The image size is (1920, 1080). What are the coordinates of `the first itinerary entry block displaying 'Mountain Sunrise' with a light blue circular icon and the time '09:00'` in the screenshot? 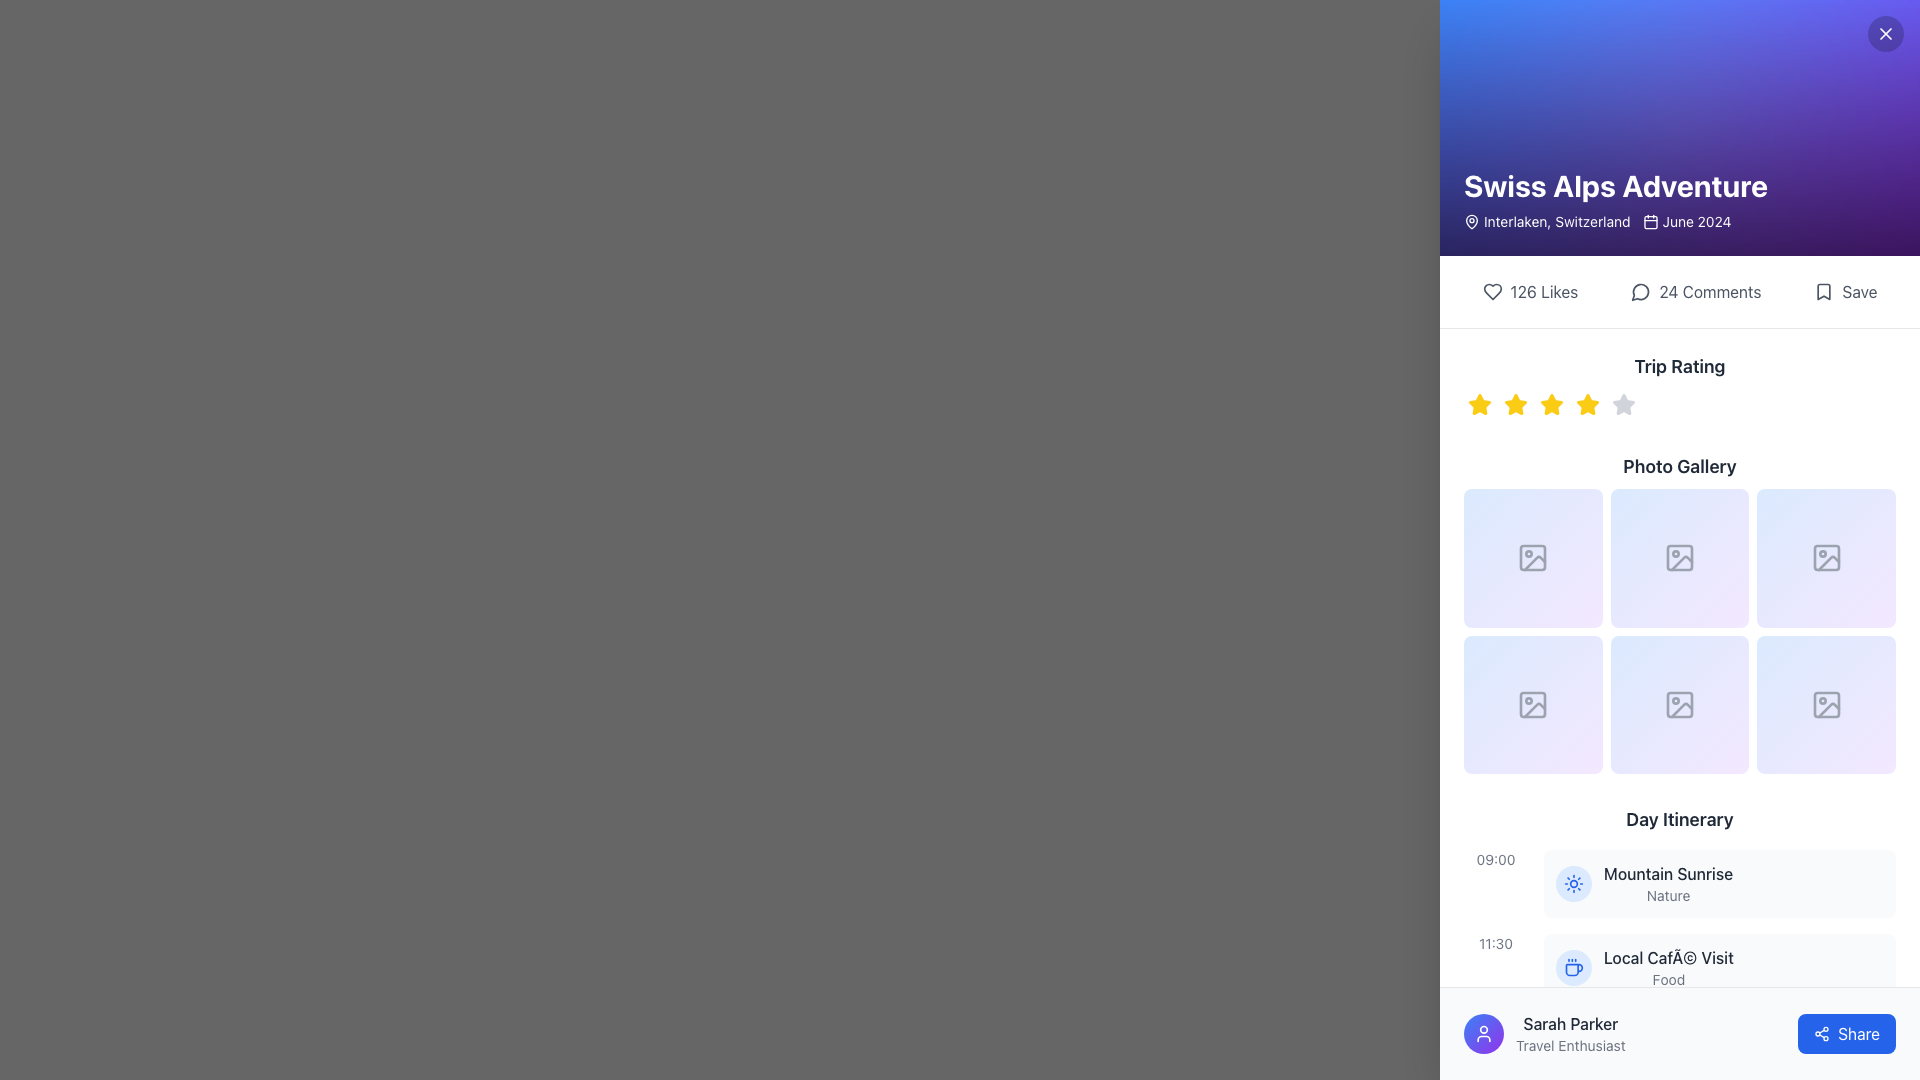 It's located at (1680, 882).